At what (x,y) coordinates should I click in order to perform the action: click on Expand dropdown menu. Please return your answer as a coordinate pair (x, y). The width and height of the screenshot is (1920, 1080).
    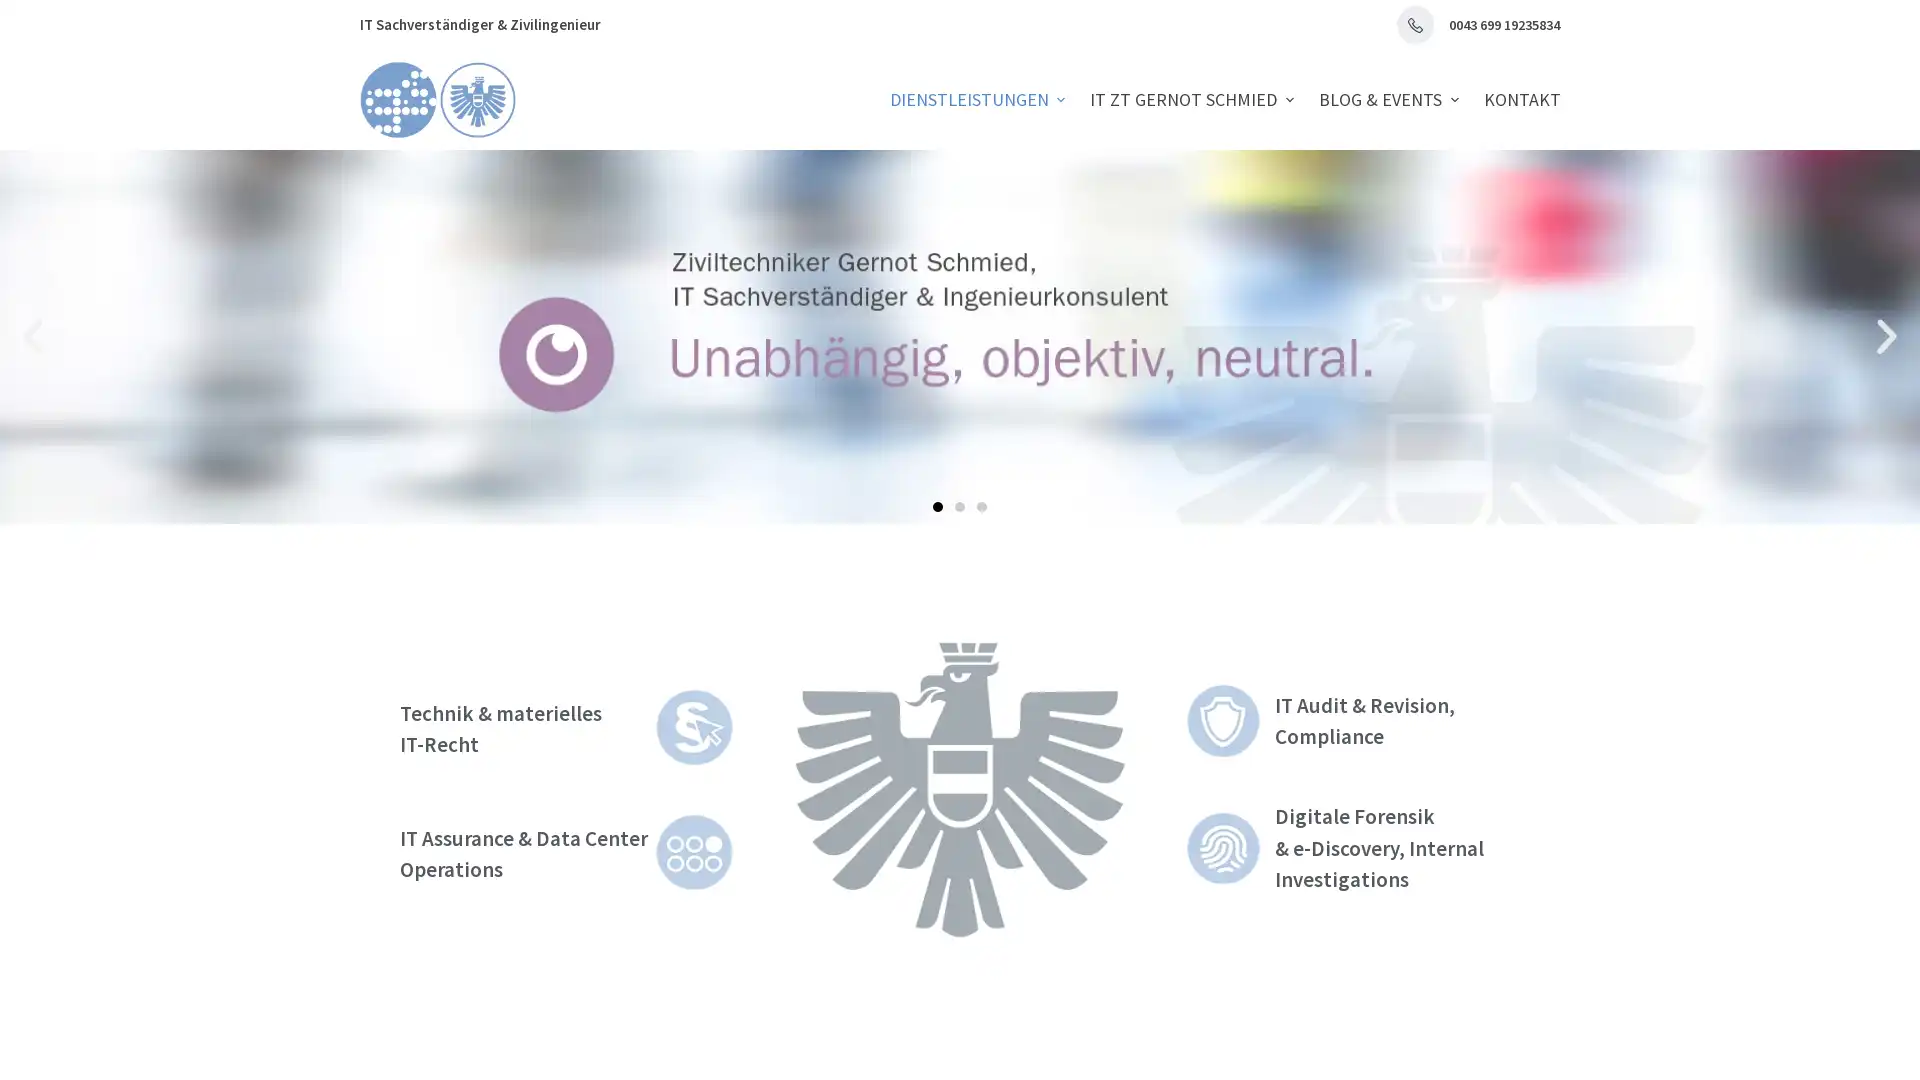
    Looking at the image, I should click on (1289, 100).